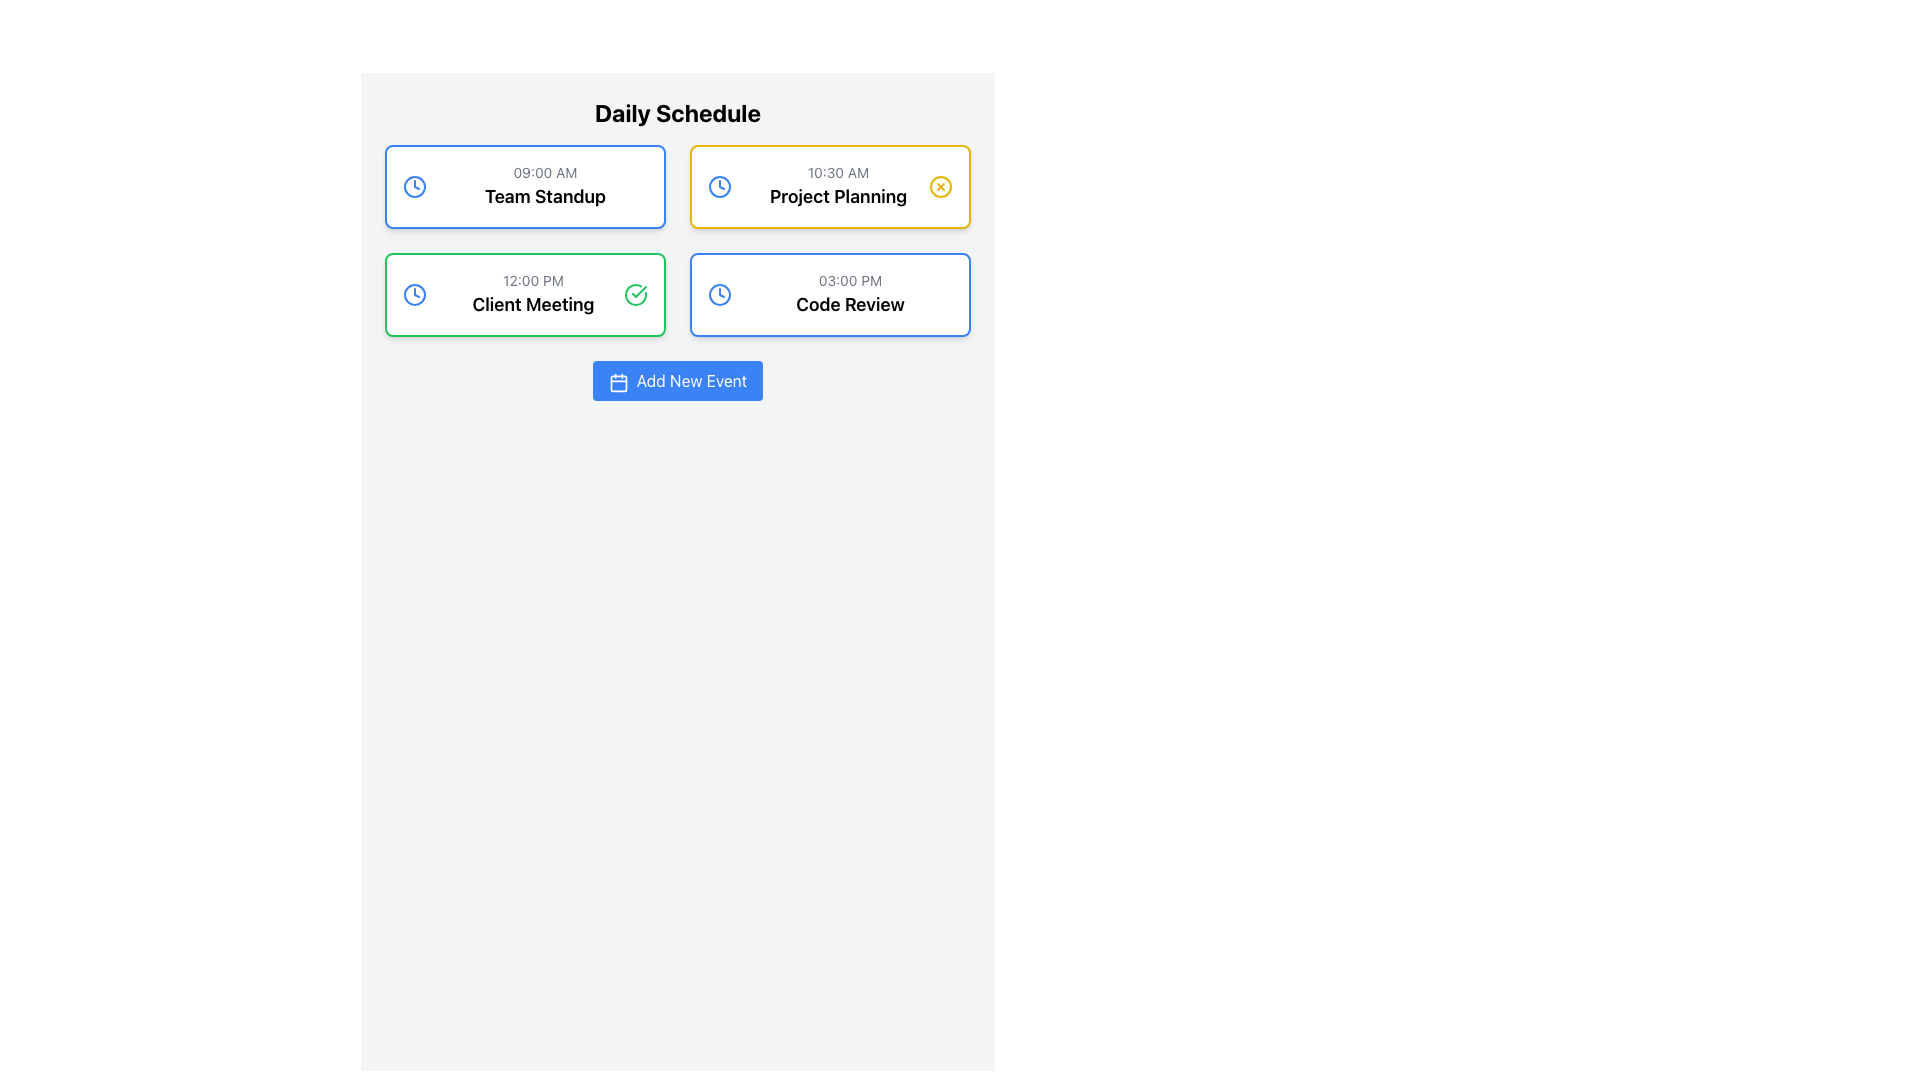 This screenshot has width=1920, height=1080. What do you see at coordinates (525, 294) in the screenshot?
I see `the scheduled event card labeled 'Client Meeting' occurring at 12:00 PM, which is the third element in a grid layout under the '09:00 AM Team Standup' item` at bounding box center [525, 294].